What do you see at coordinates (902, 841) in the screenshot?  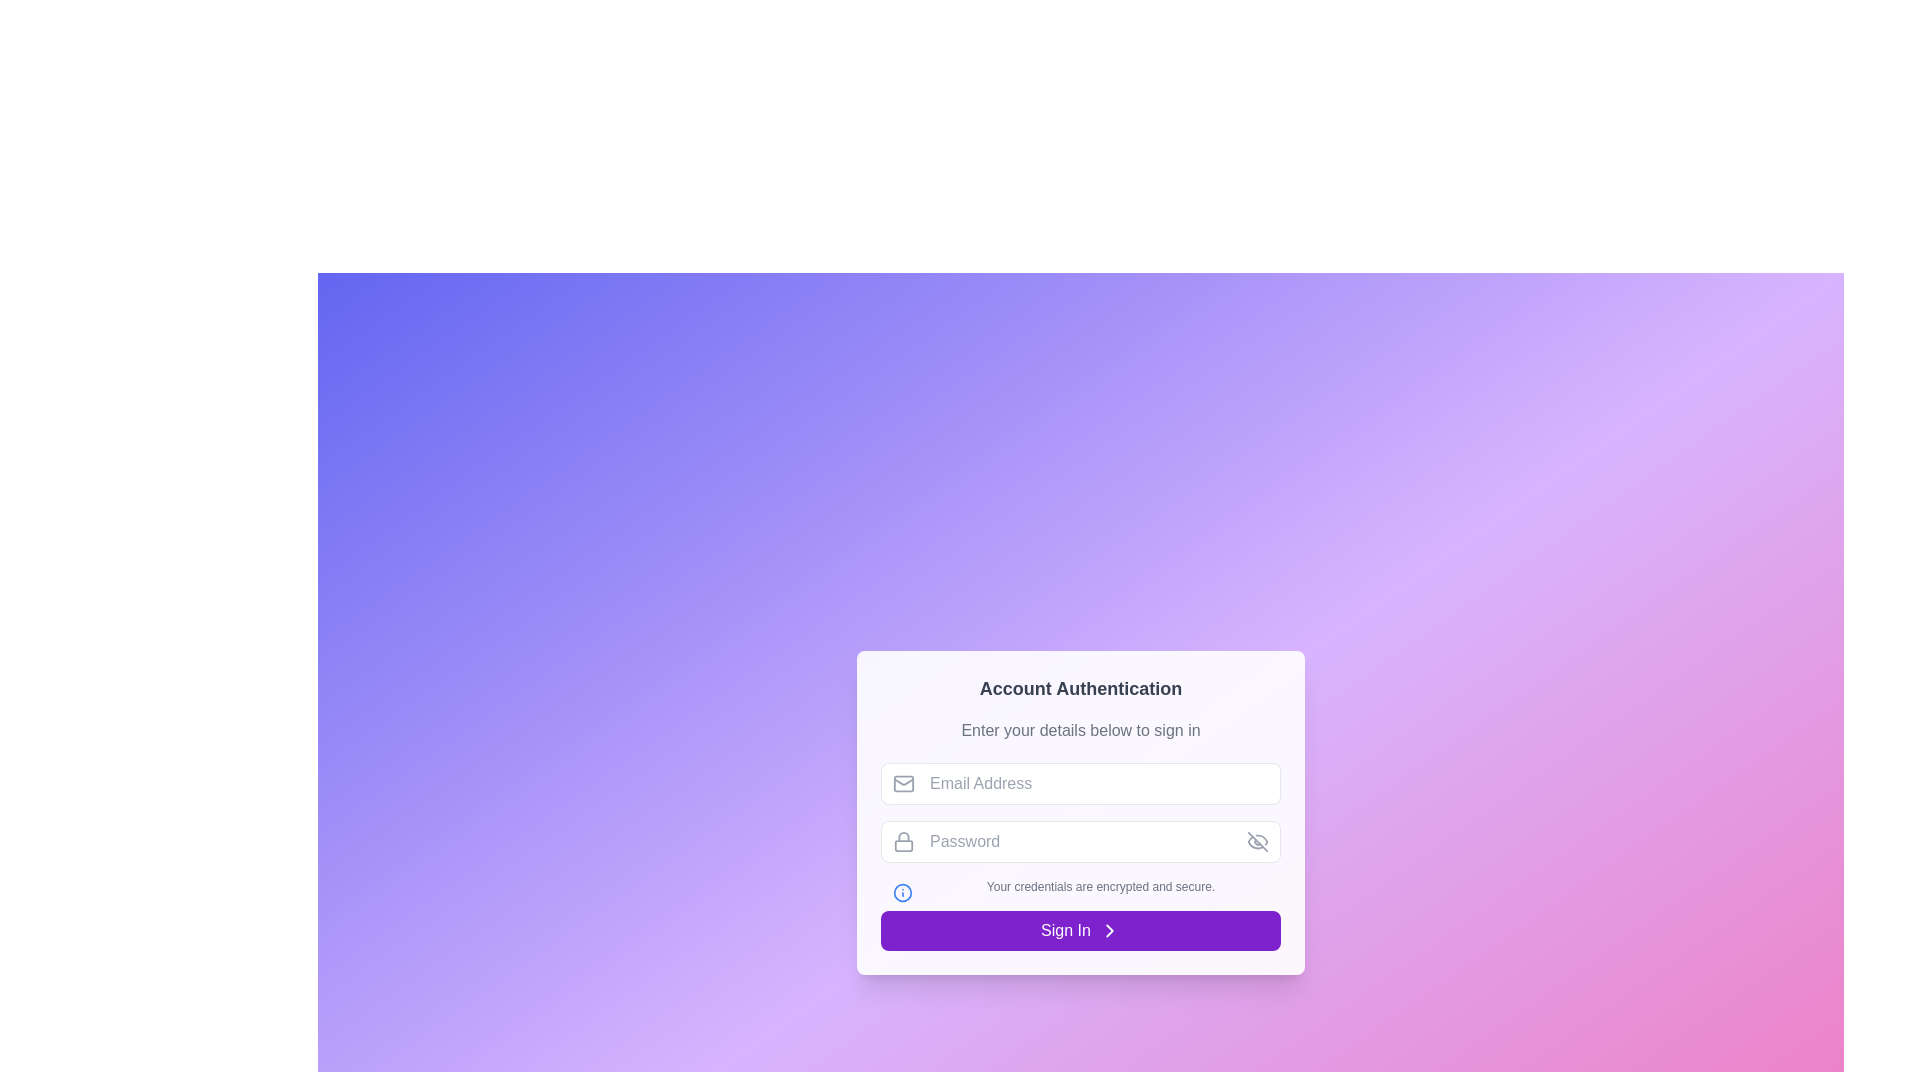 I see `the decorative lock icon that represents the secure nature of the password input field, positioned towards the left edge and vertically centered` at bounding box center [902, 841].